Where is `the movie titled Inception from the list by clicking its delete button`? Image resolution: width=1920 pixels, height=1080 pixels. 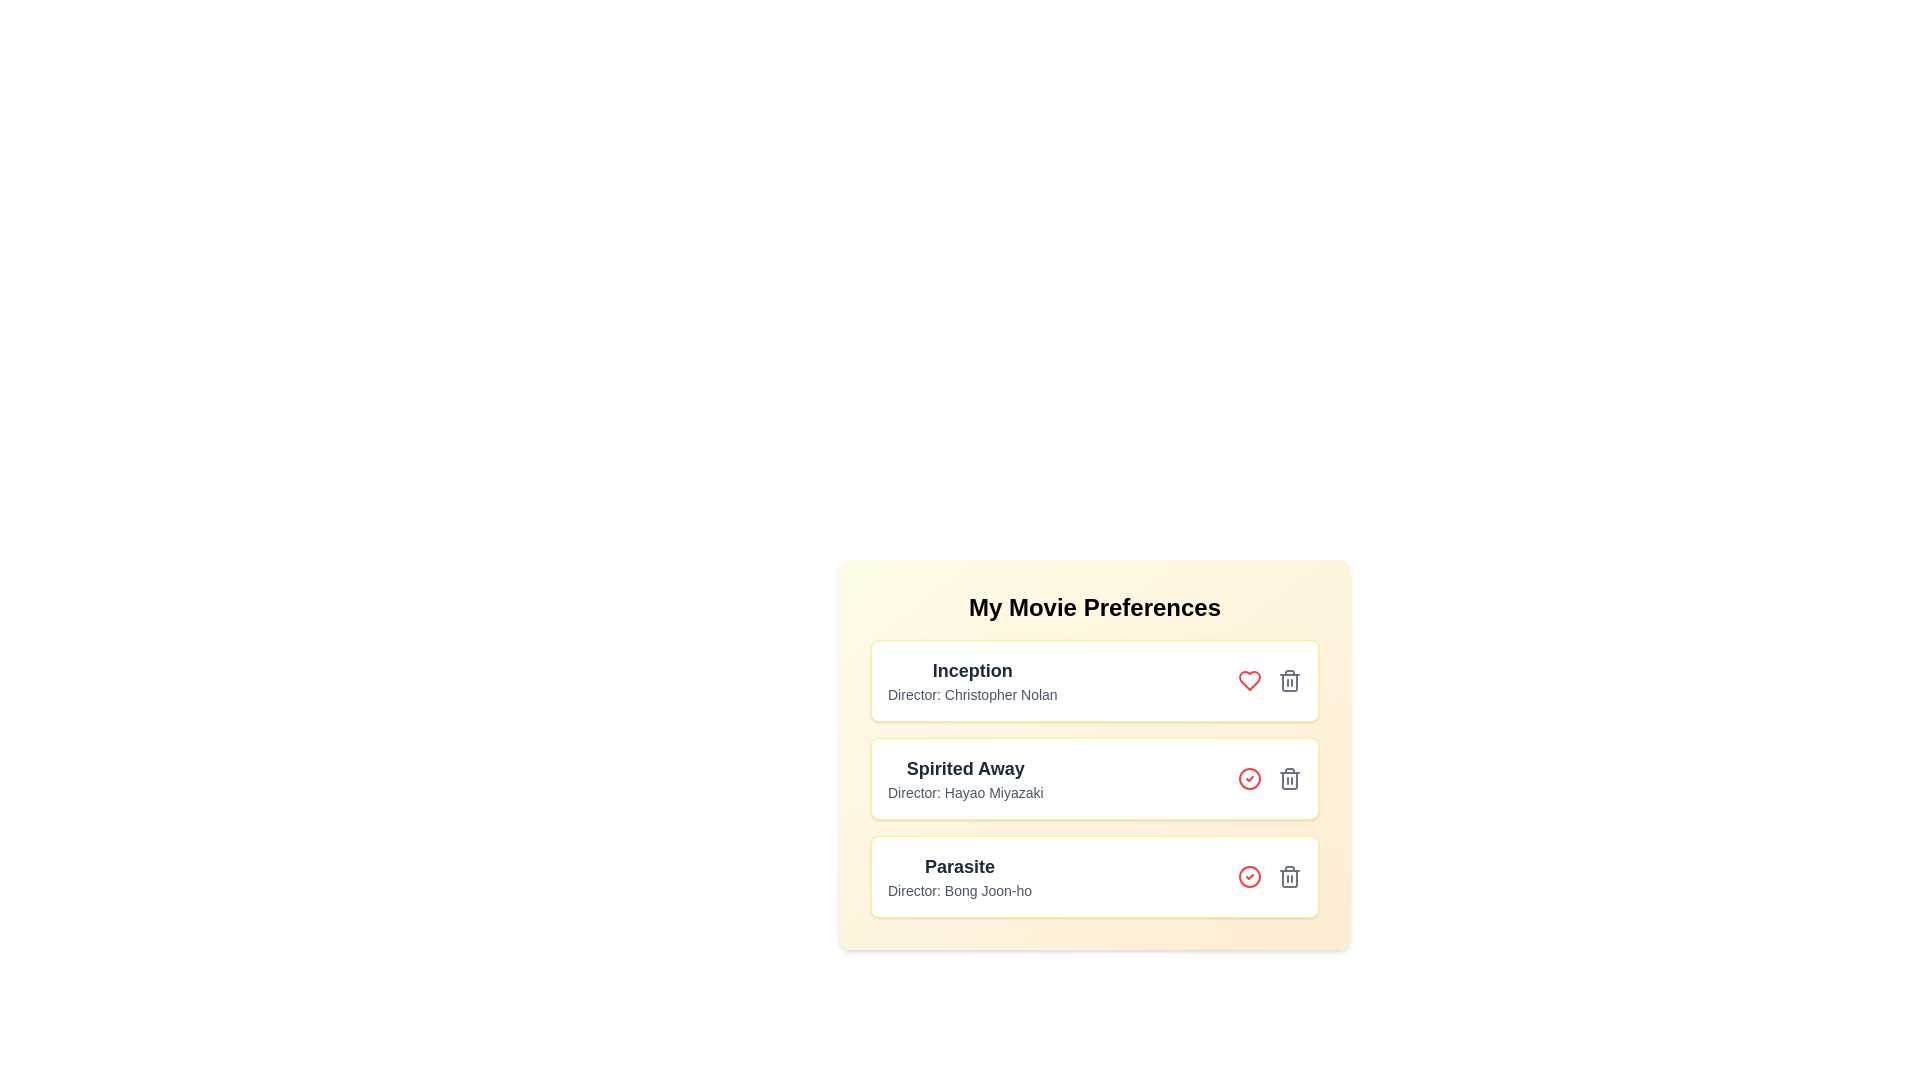
the movie titled Inception from the list by clicking its delete button is located at coordinates (1290, 680).